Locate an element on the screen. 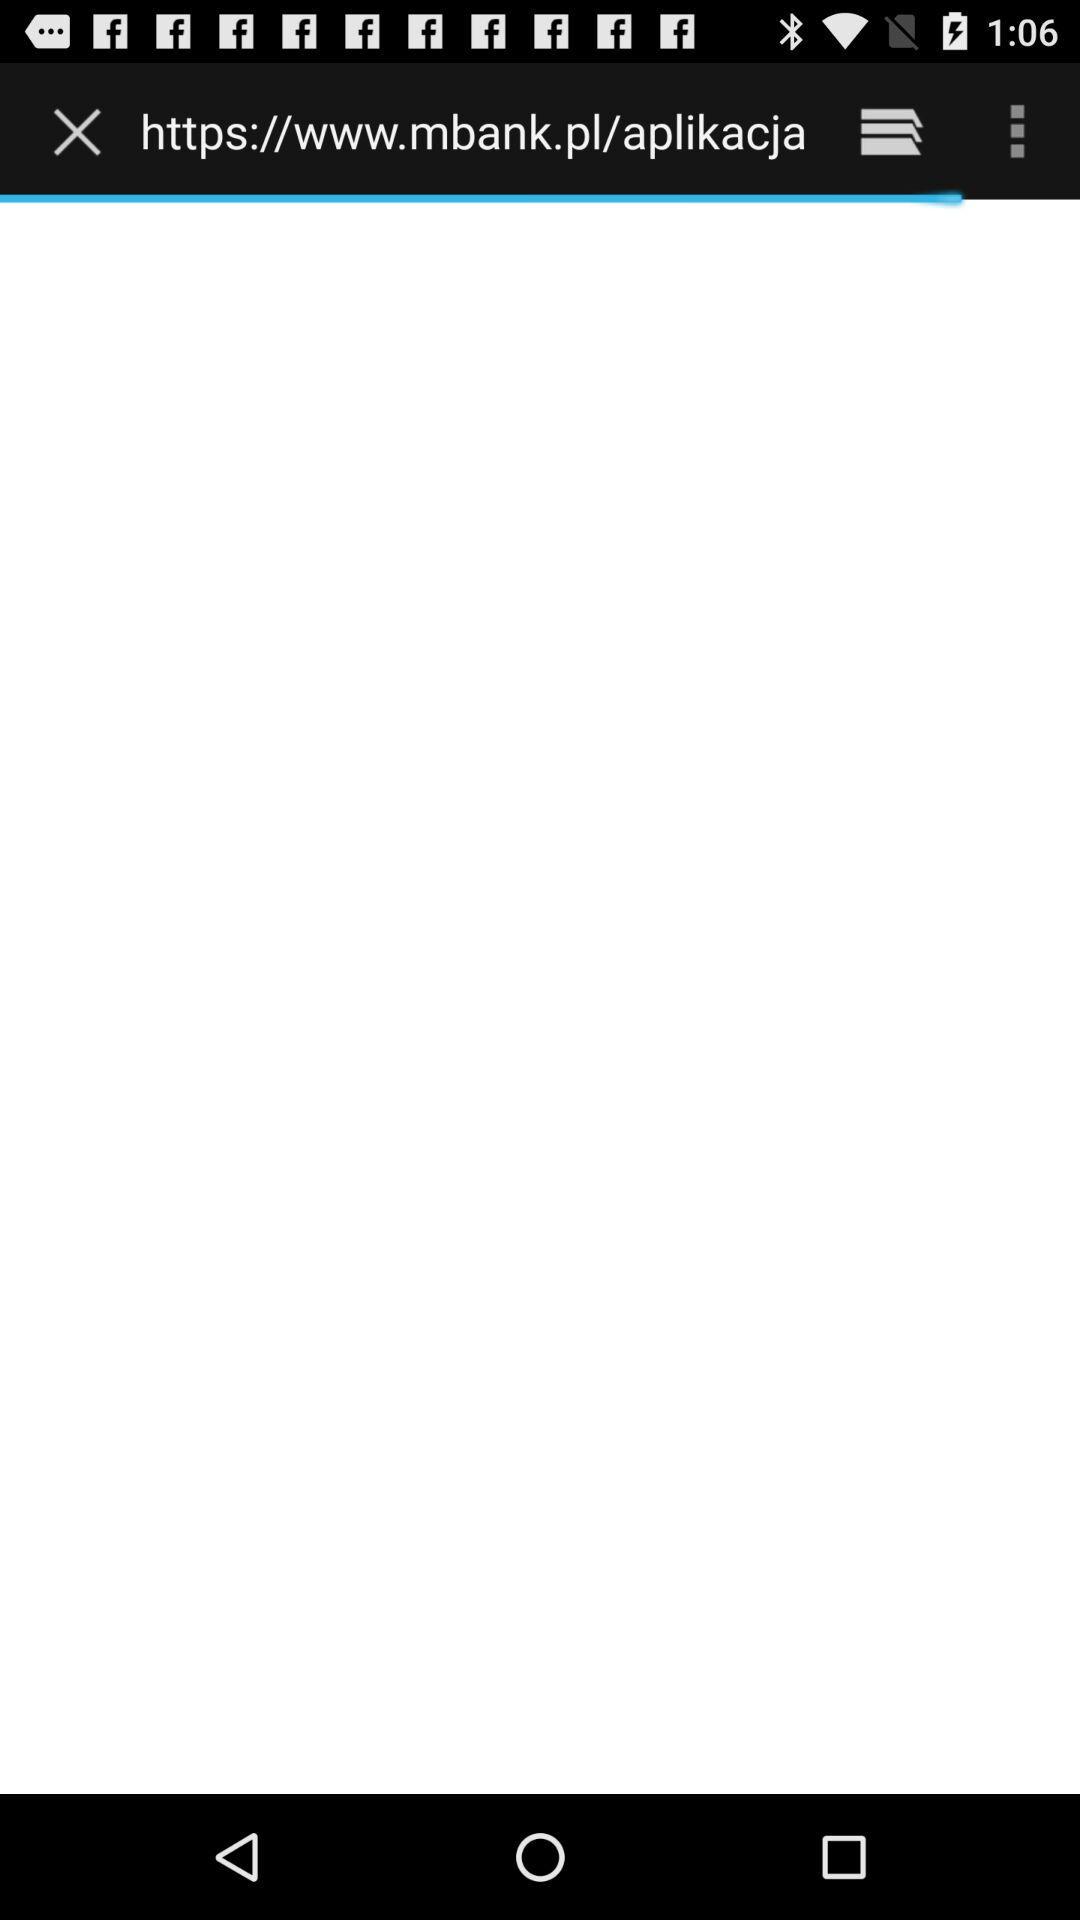 The height and width of the screenshot is (1920, 1080). the icon next to https www mbank is located at coordinates (890, 130).